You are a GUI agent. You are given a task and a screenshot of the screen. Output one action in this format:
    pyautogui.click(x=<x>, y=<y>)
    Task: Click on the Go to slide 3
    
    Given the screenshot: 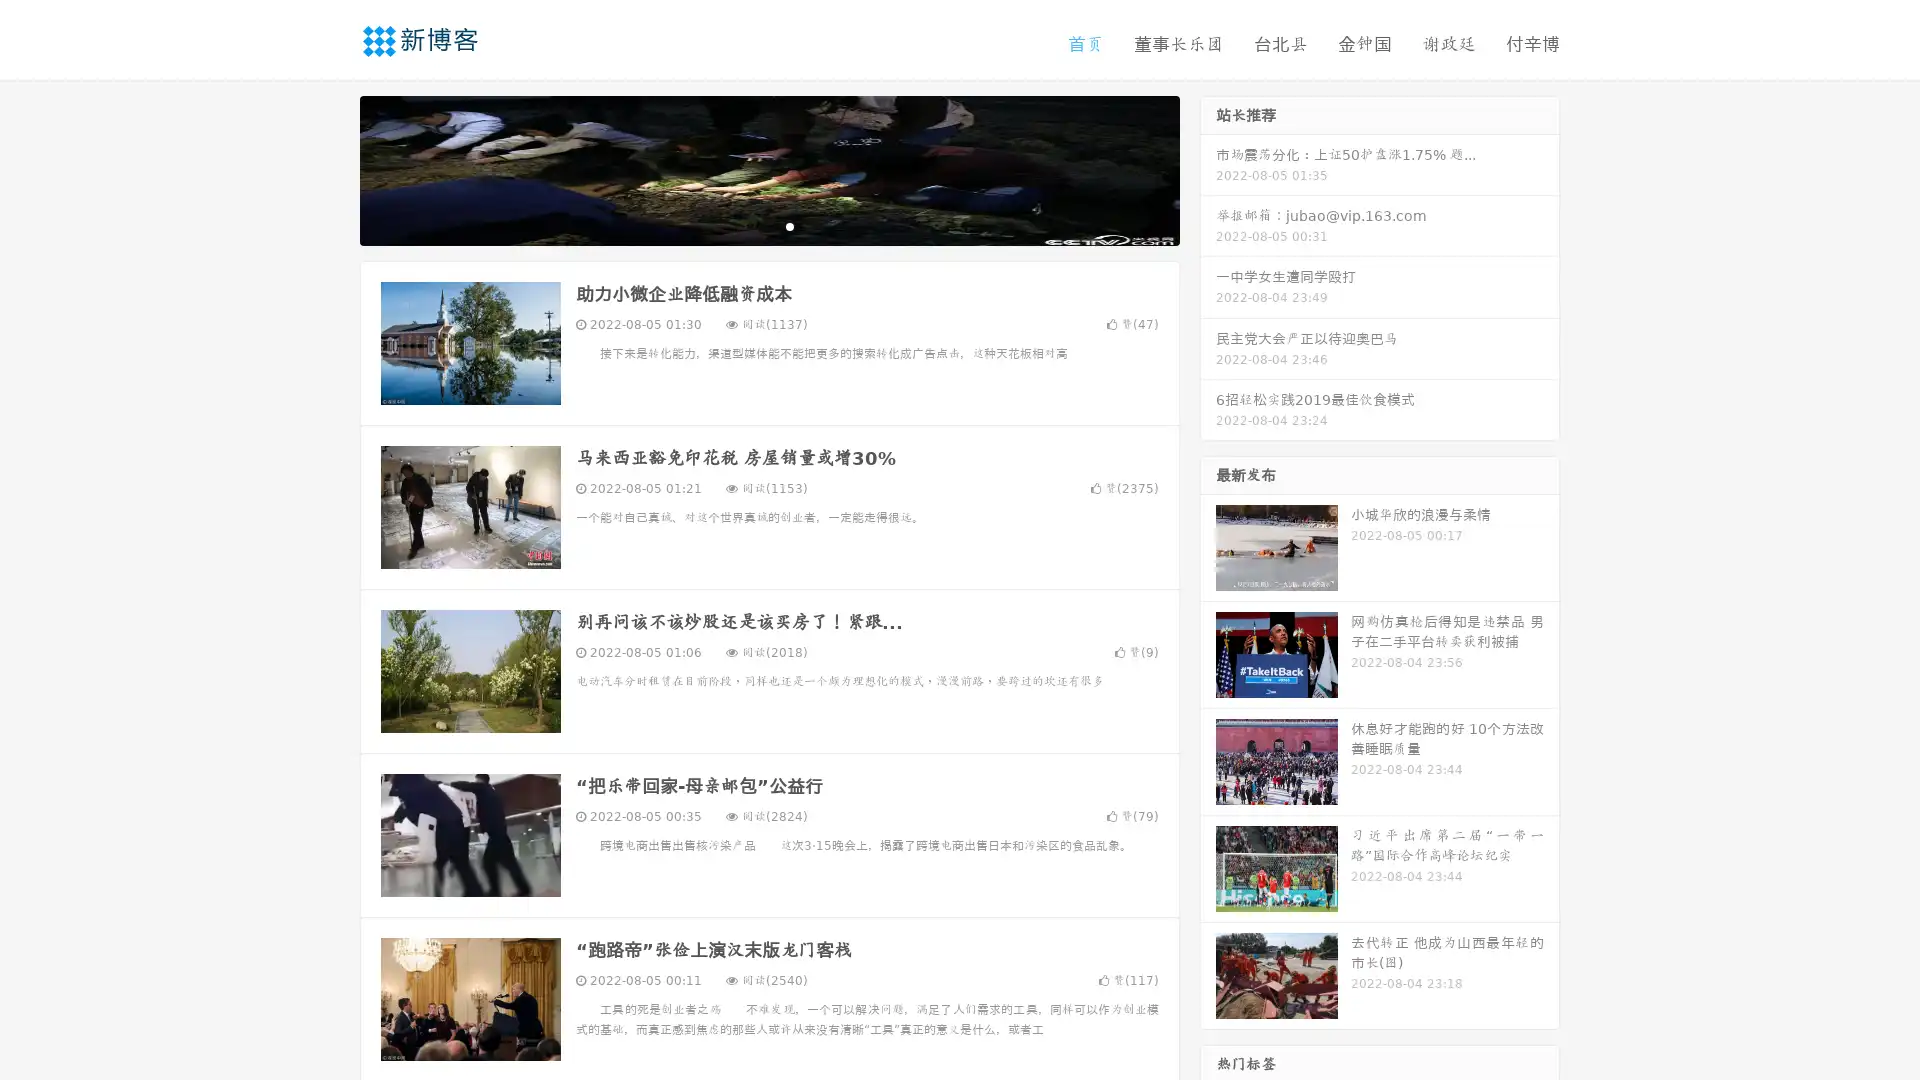 What is the action you would take?
    pyautogui.click(x=789, y=225)
    